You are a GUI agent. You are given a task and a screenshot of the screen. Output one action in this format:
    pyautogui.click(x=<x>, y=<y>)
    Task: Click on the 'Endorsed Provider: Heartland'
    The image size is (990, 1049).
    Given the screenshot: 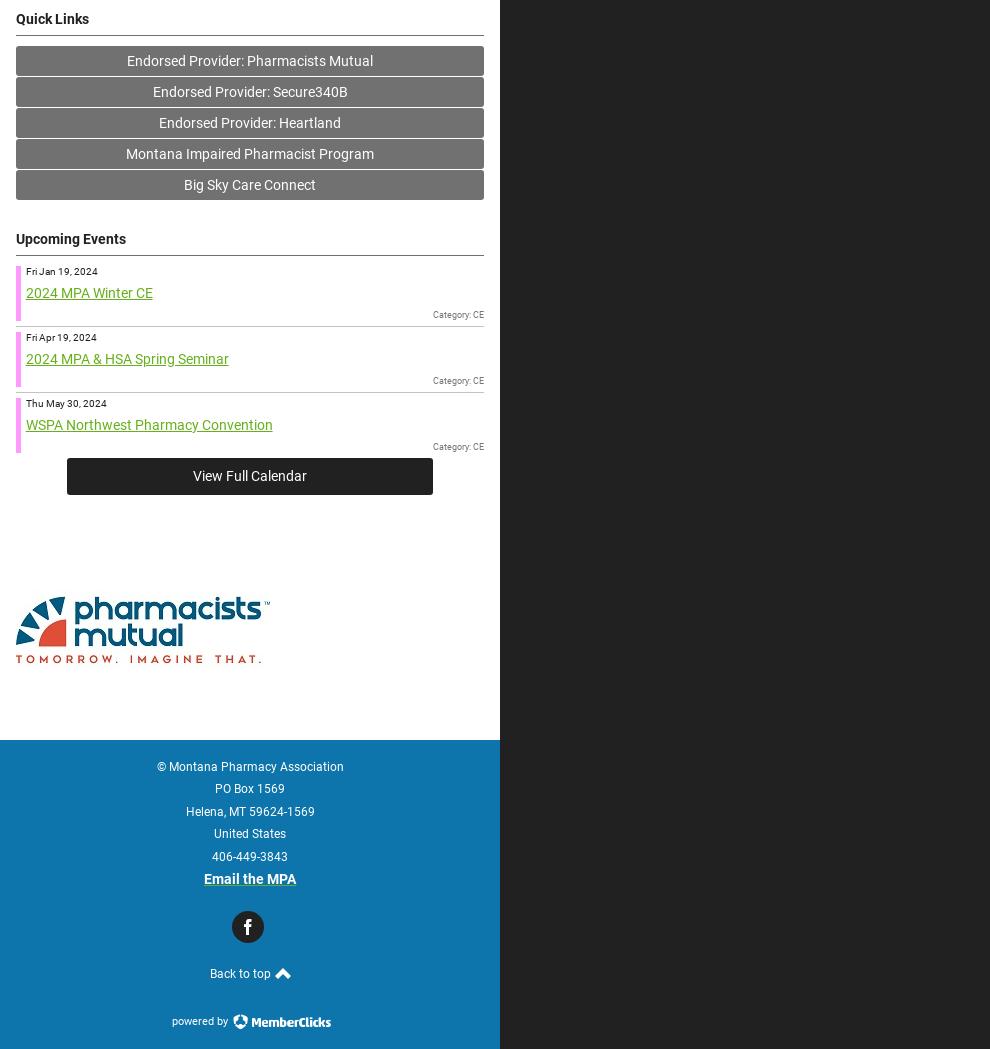 What is the action you would take?
    pyautogui.click(x=249, y=120)
    